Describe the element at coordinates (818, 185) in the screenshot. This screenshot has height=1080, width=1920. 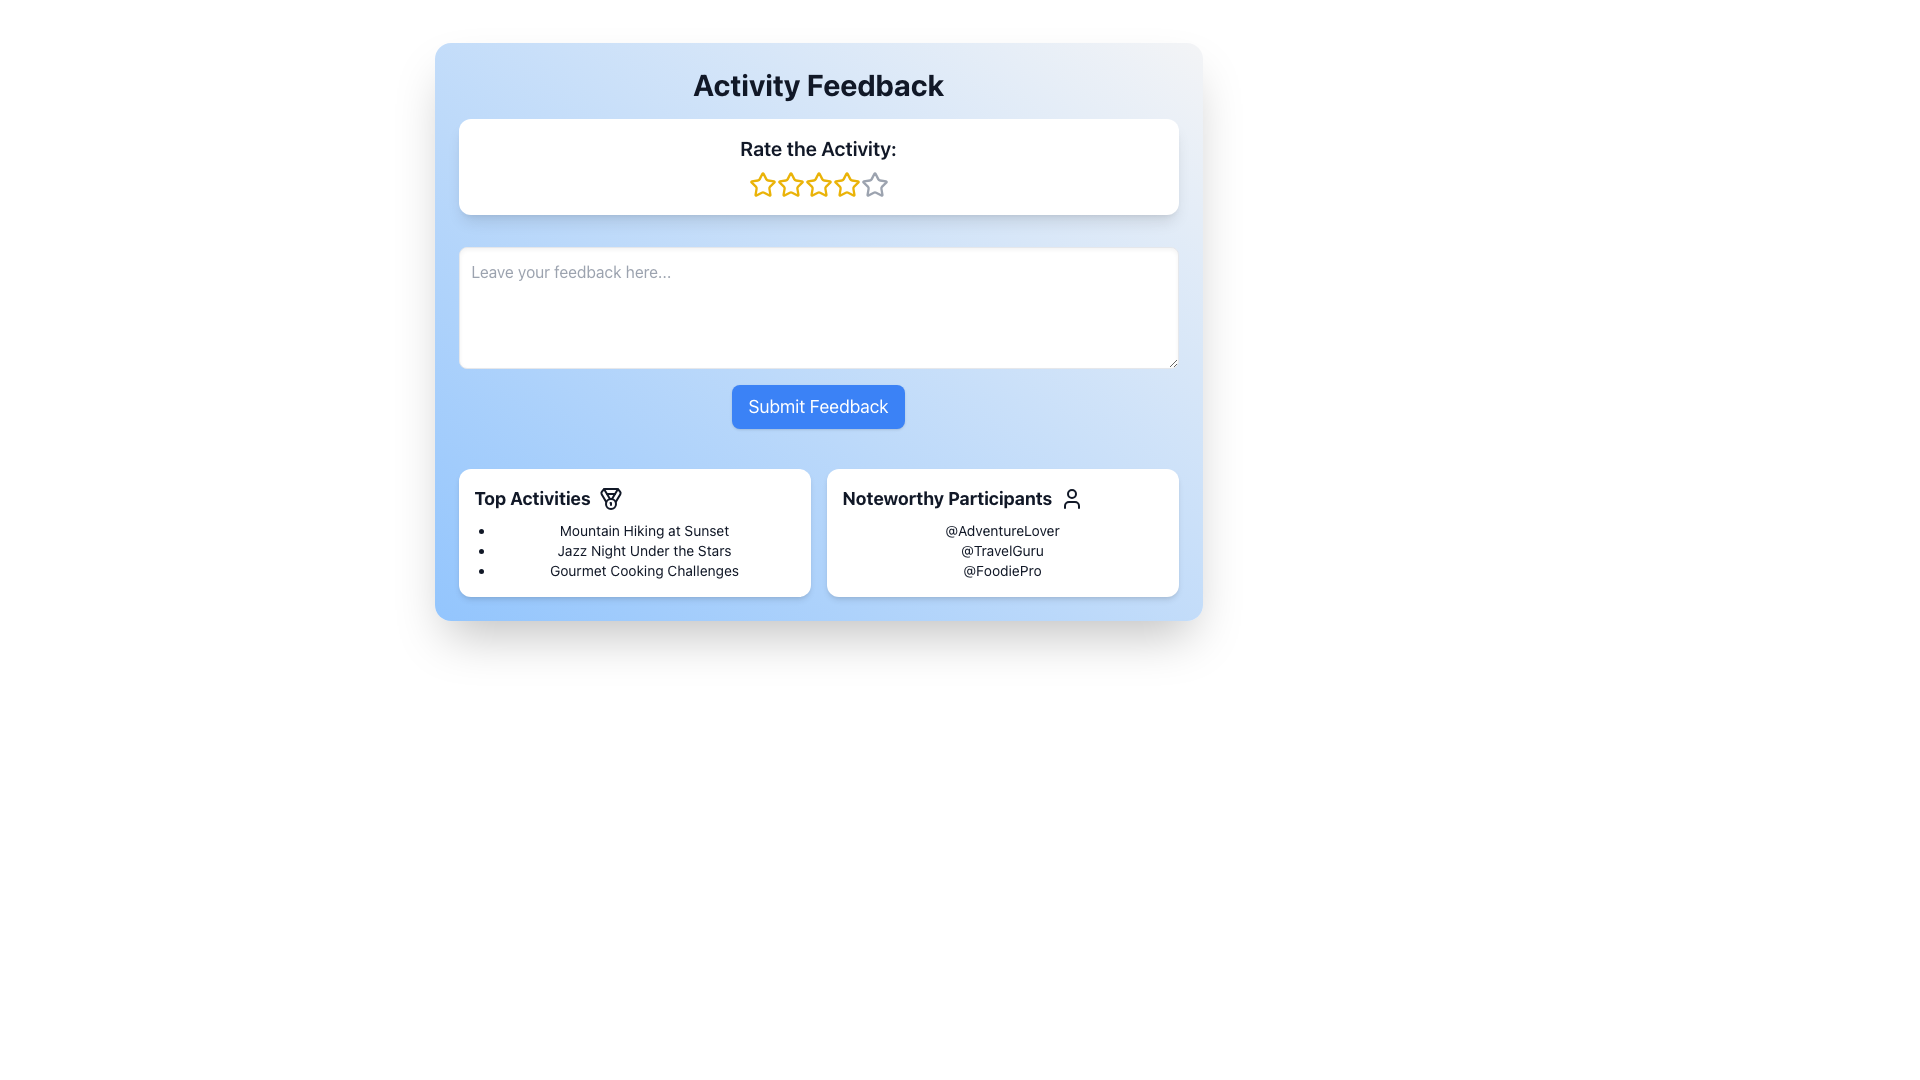
I see `the third filled yellow star icon in the rating section labeled 'Rate the Activity:'` at that location.